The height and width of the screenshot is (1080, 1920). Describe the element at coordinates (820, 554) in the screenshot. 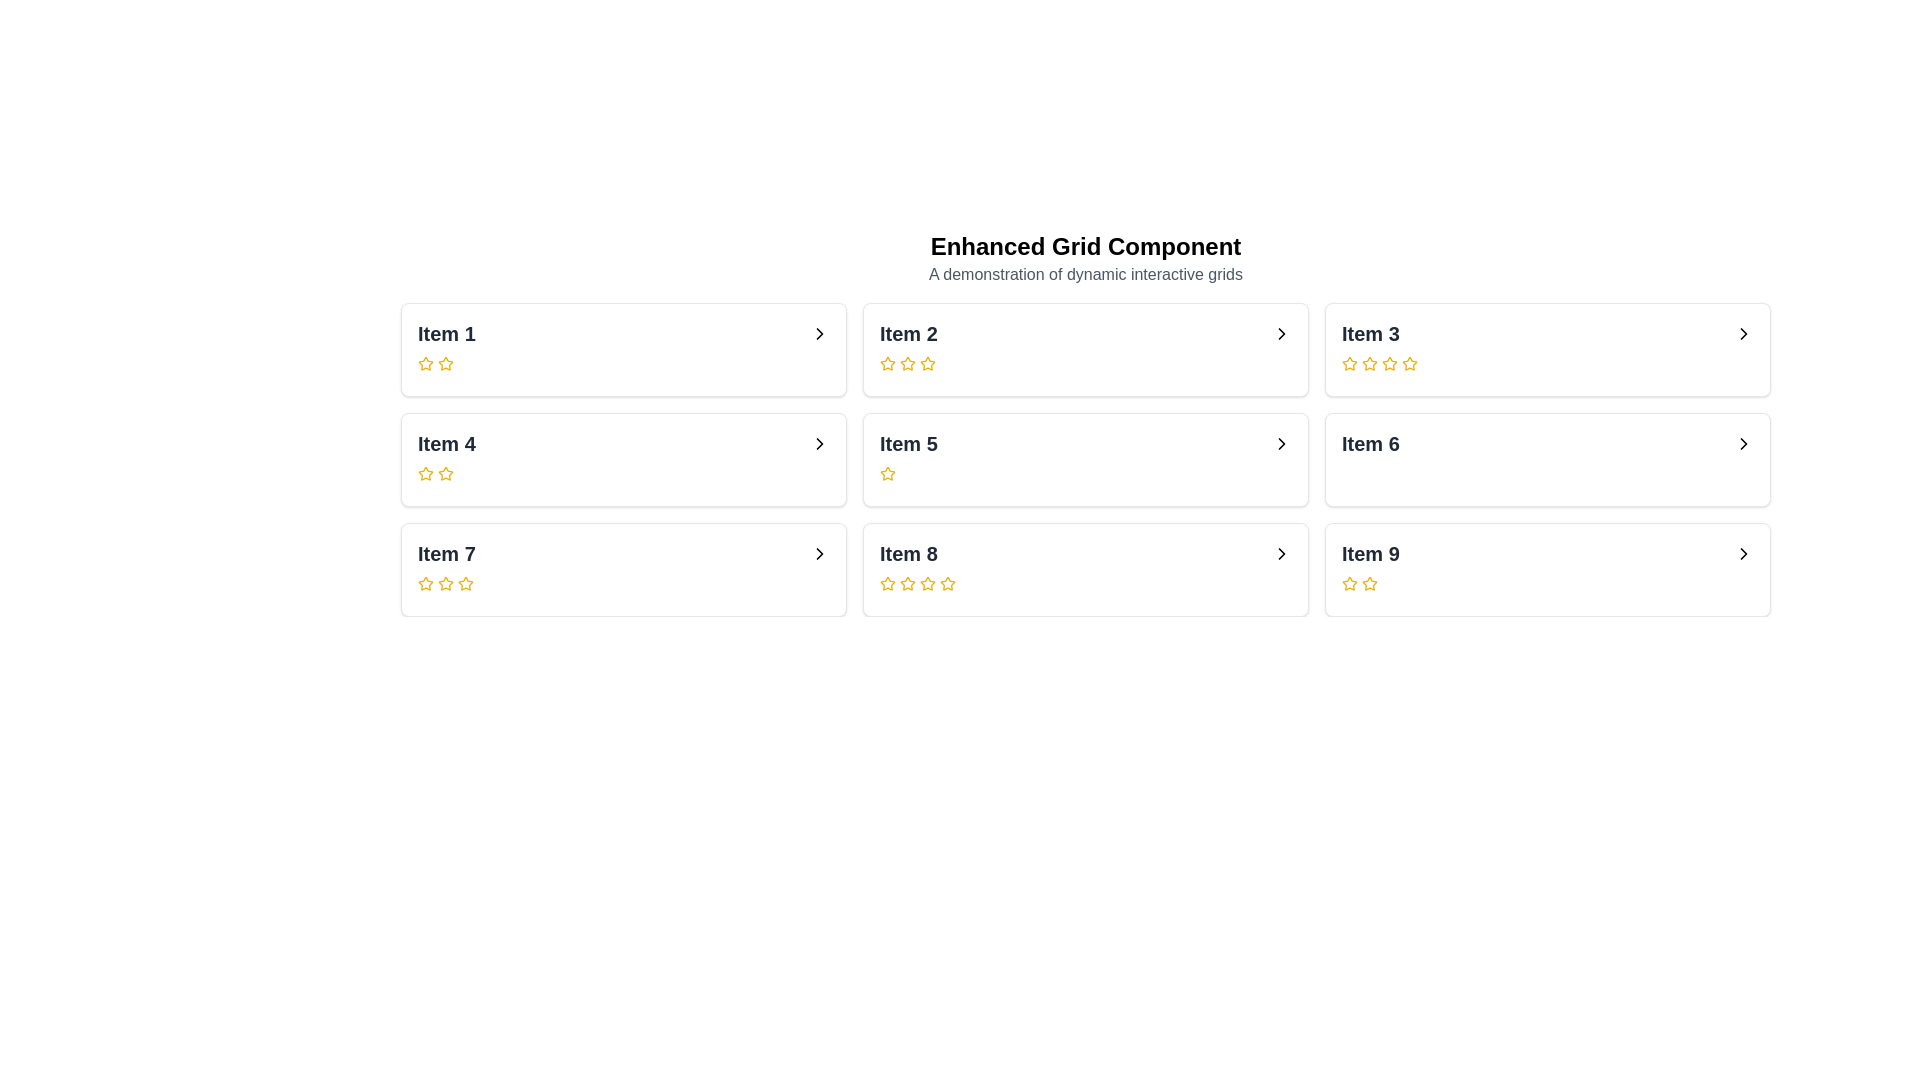

I see `the right-facing chevron arrow icon located in the bottom-left box labeled 'Item 7'` at that location.